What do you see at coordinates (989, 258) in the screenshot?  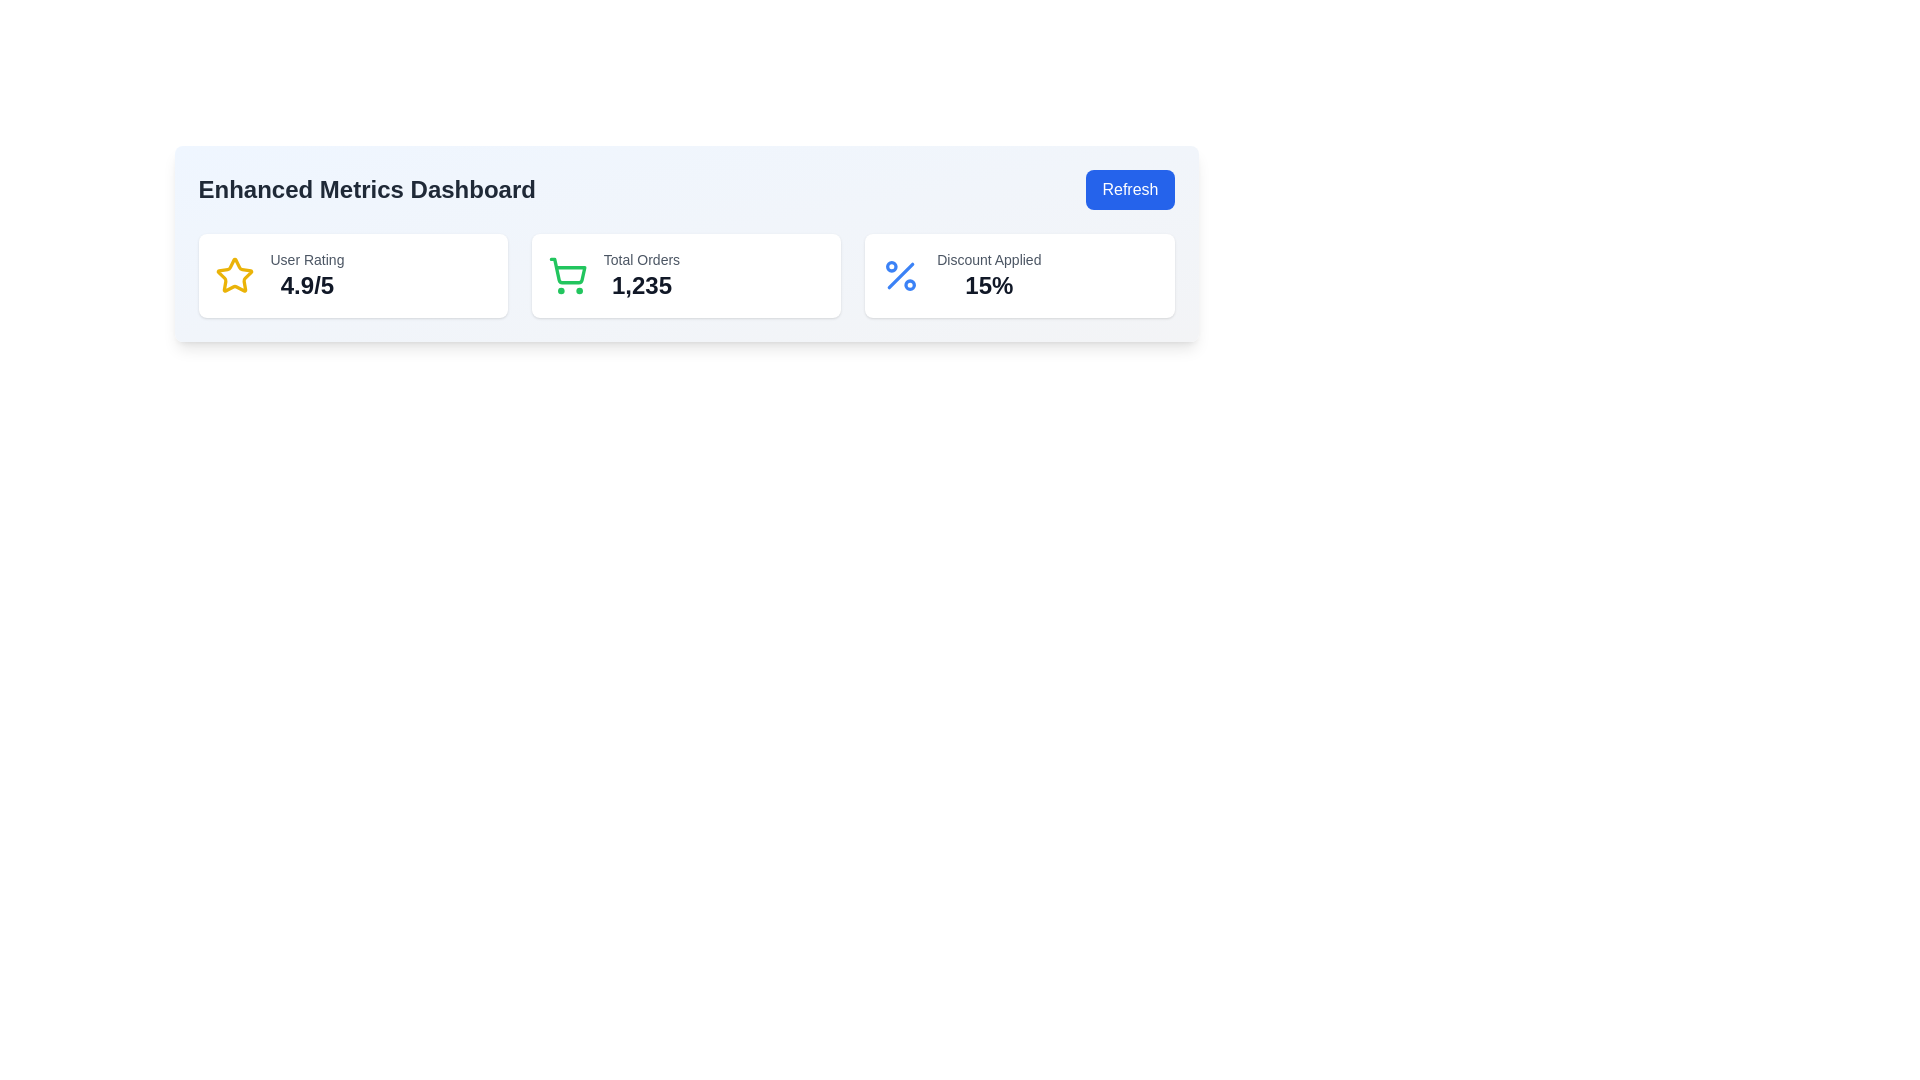 I see `the 'Discount Applied' text label, which is displayed in light gray and located at the top of a metrics dashboard group containing a percentage icon and a bold discount percentage value` at bounding box center [989, 258].